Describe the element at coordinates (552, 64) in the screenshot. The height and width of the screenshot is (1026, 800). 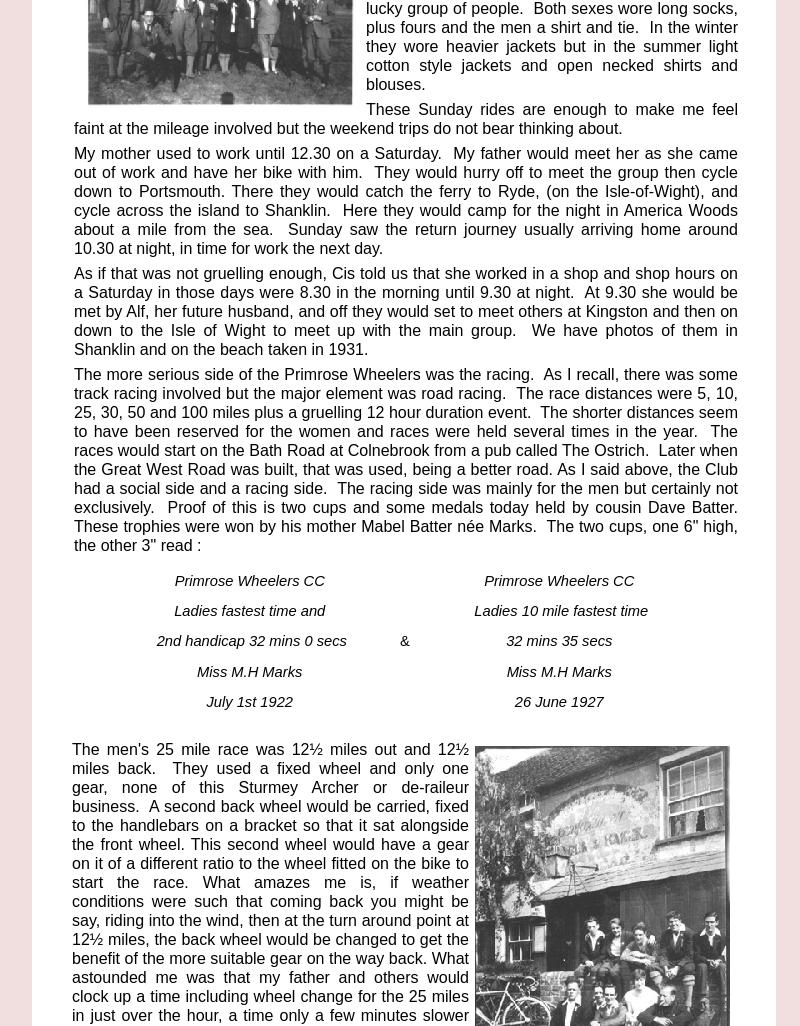
I see `'but in the summer light cotton style jackets and open necked shirts and blouses.'` at that location.